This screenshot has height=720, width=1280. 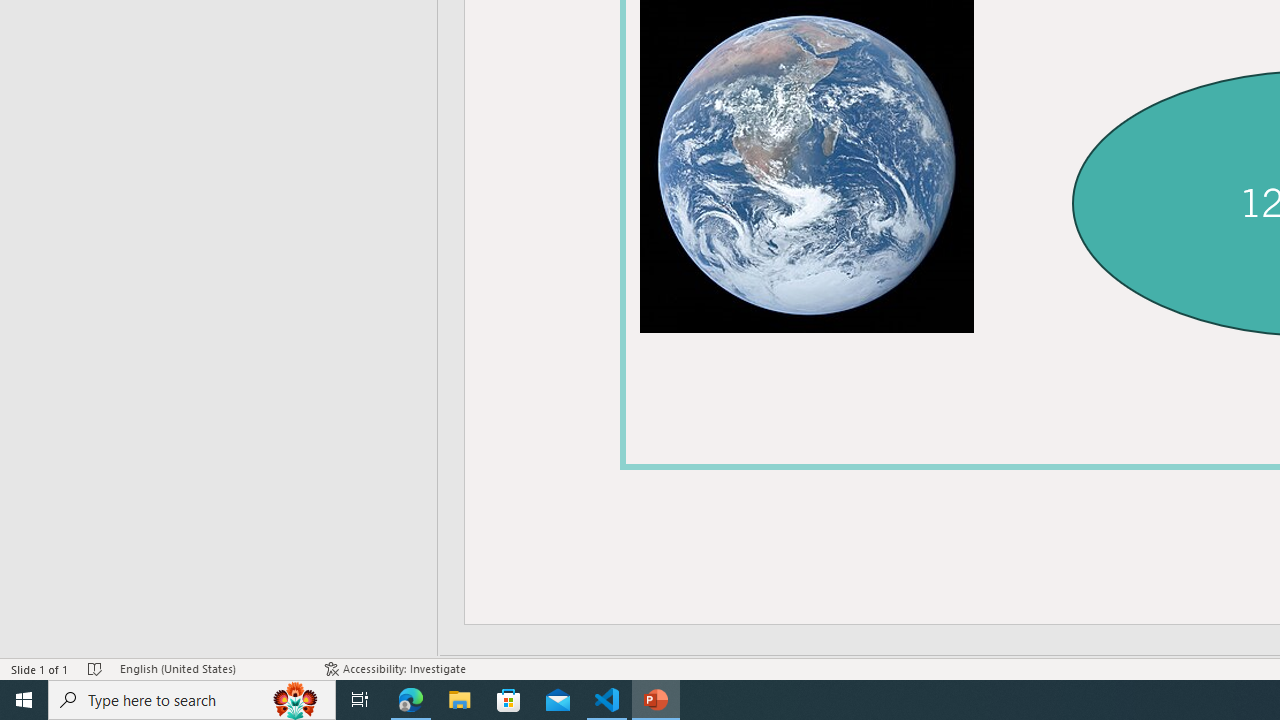 What do you see at coordinates (410, 698) in the screenshot?
I see `'Microsoft Edge - 1 running window'` at bounding box center [410, 698].